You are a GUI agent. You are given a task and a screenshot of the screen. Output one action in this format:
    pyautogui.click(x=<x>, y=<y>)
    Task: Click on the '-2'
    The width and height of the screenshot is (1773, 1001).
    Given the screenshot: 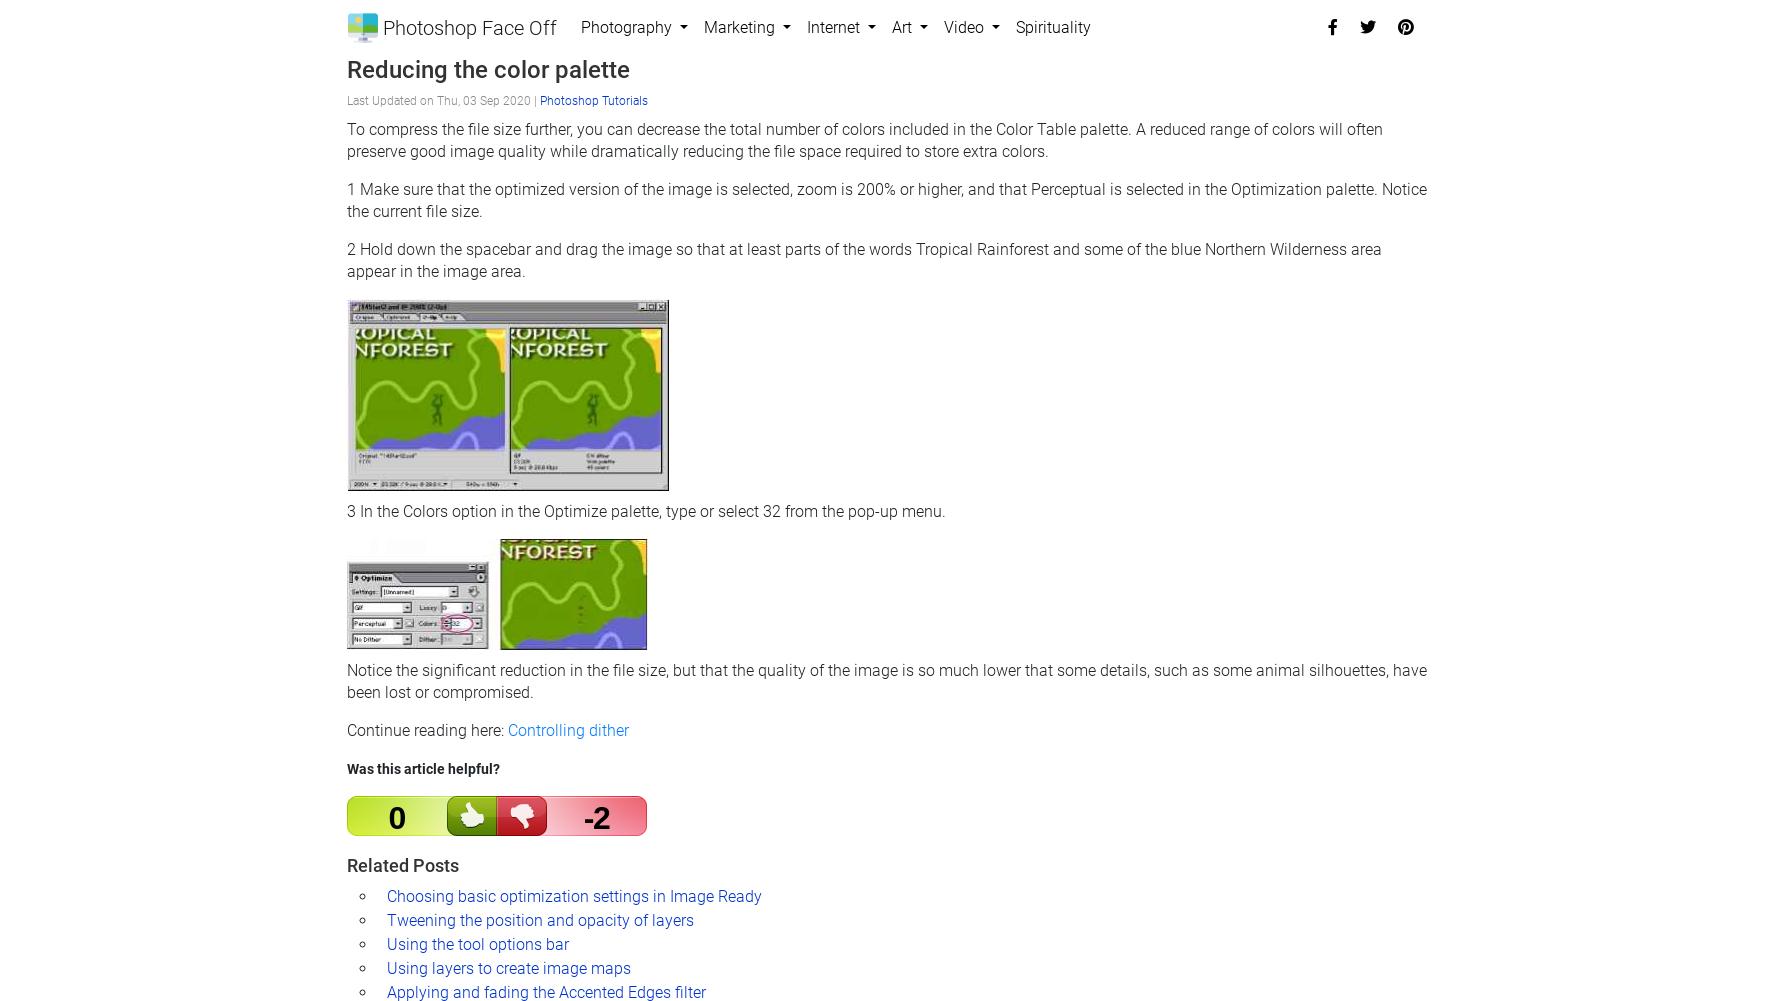 What is the action you would take?
    pyautogui.click(x=595, y=816)
    